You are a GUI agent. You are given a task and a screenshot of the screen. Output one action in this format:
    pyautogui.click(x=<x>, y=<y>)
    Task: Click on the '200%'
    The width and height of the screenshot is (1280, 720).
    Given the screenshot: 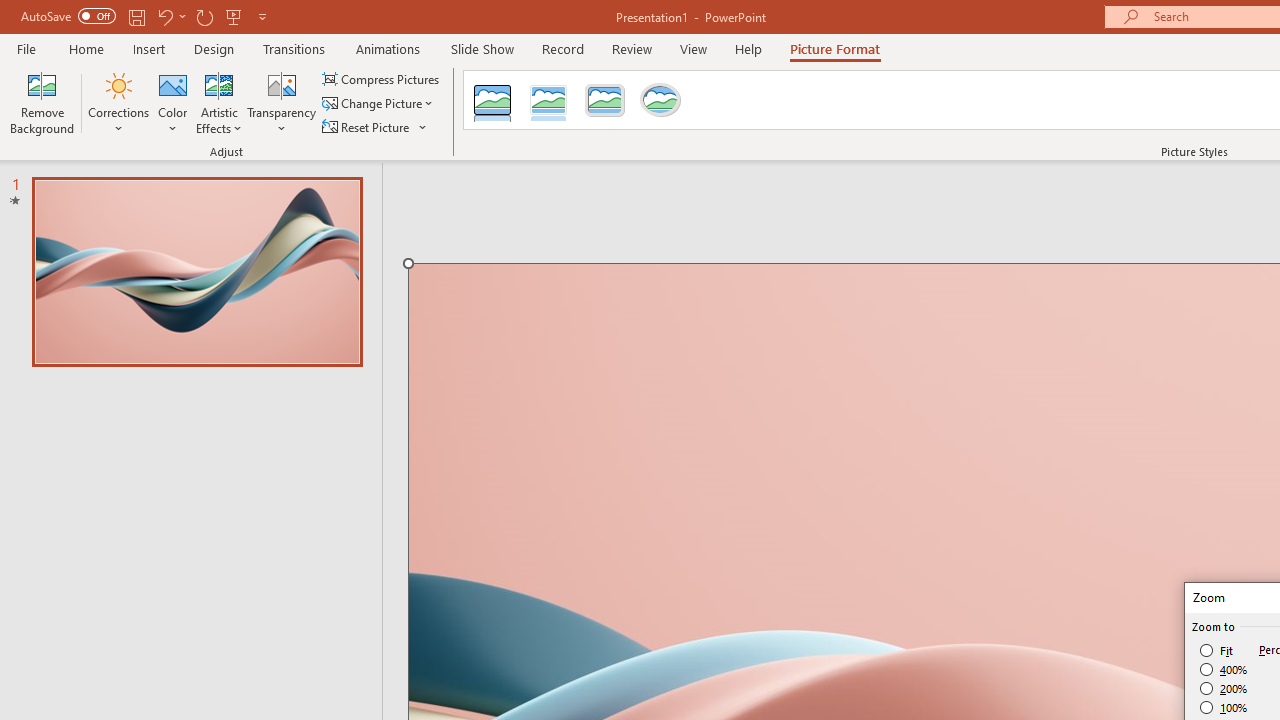 What is the action you would take?
    pyautogui.click(x=1223, y=688)
    